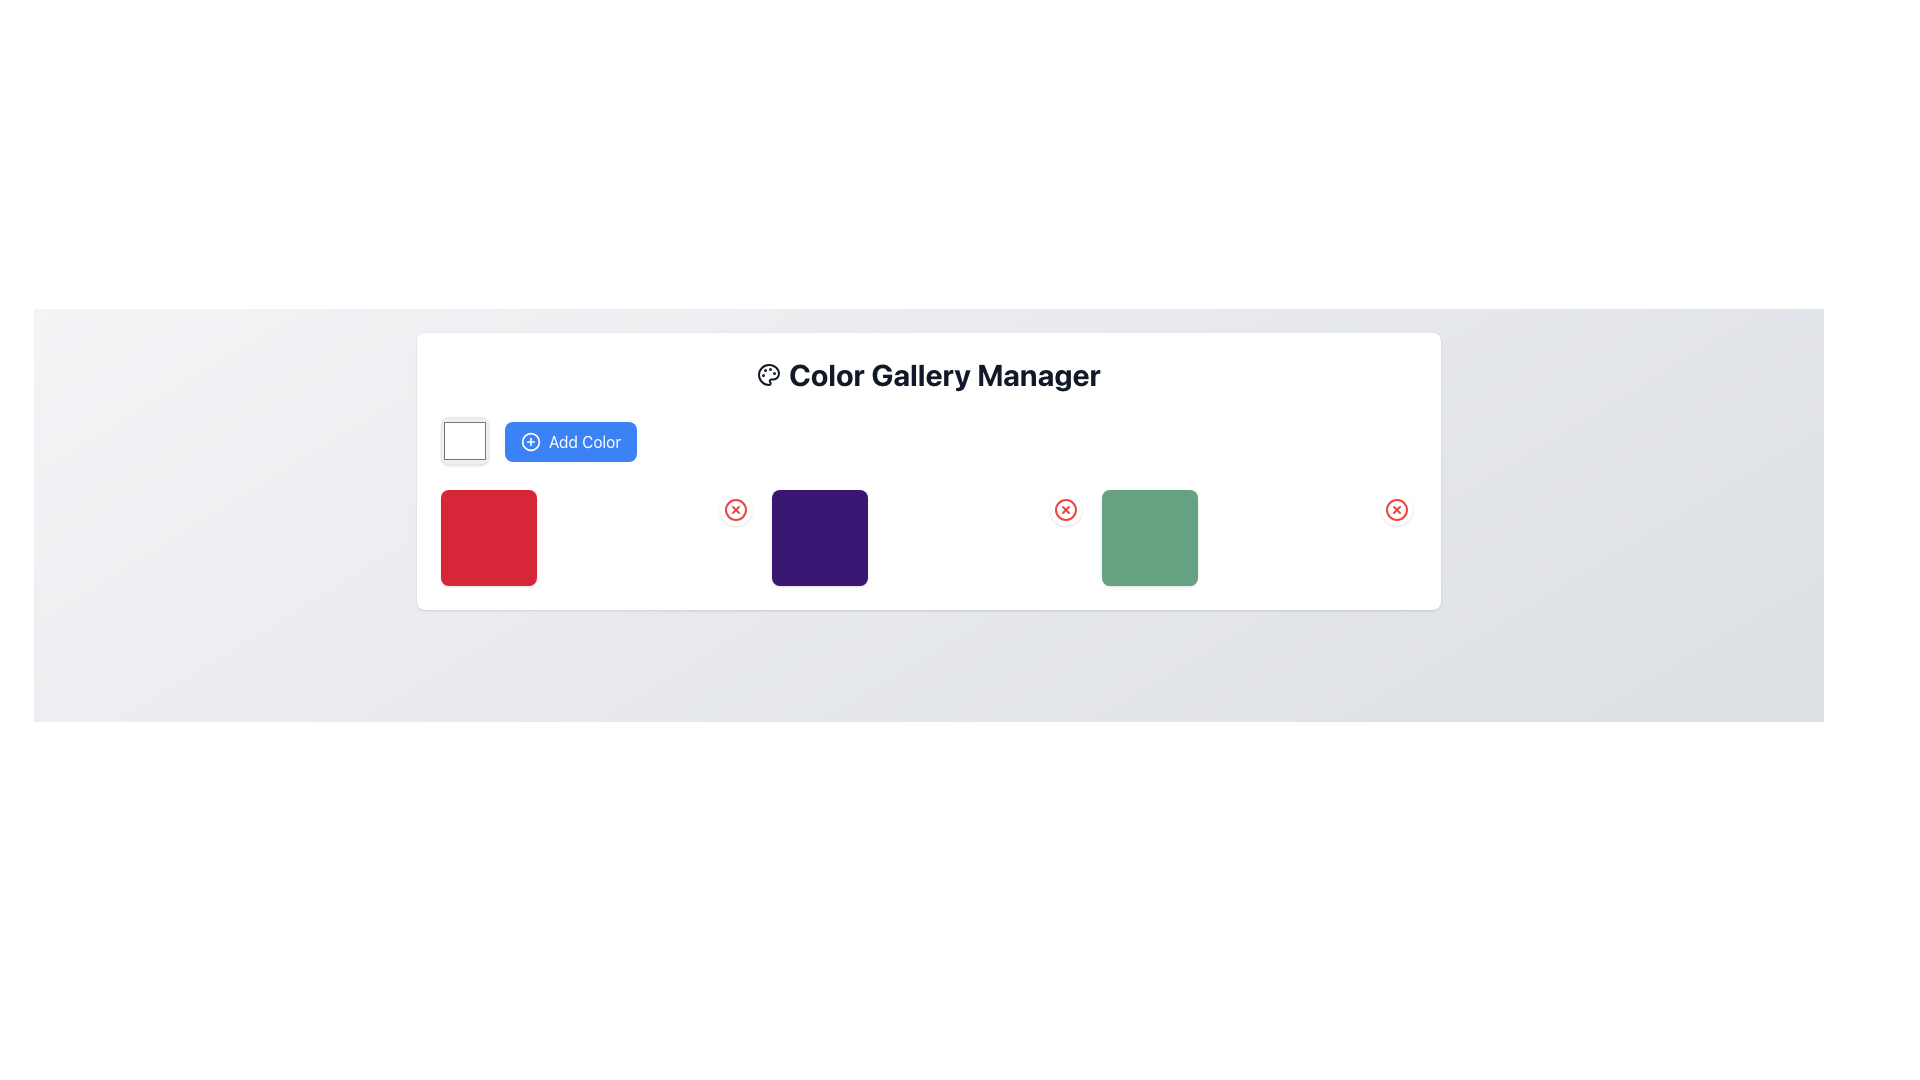 The height and width of the screenshot is (1080, 1920). Describe the element at coordinates (734, 508) in the screenshot. I see `the delete button located in the top-right corner of the purple square box` at that location.